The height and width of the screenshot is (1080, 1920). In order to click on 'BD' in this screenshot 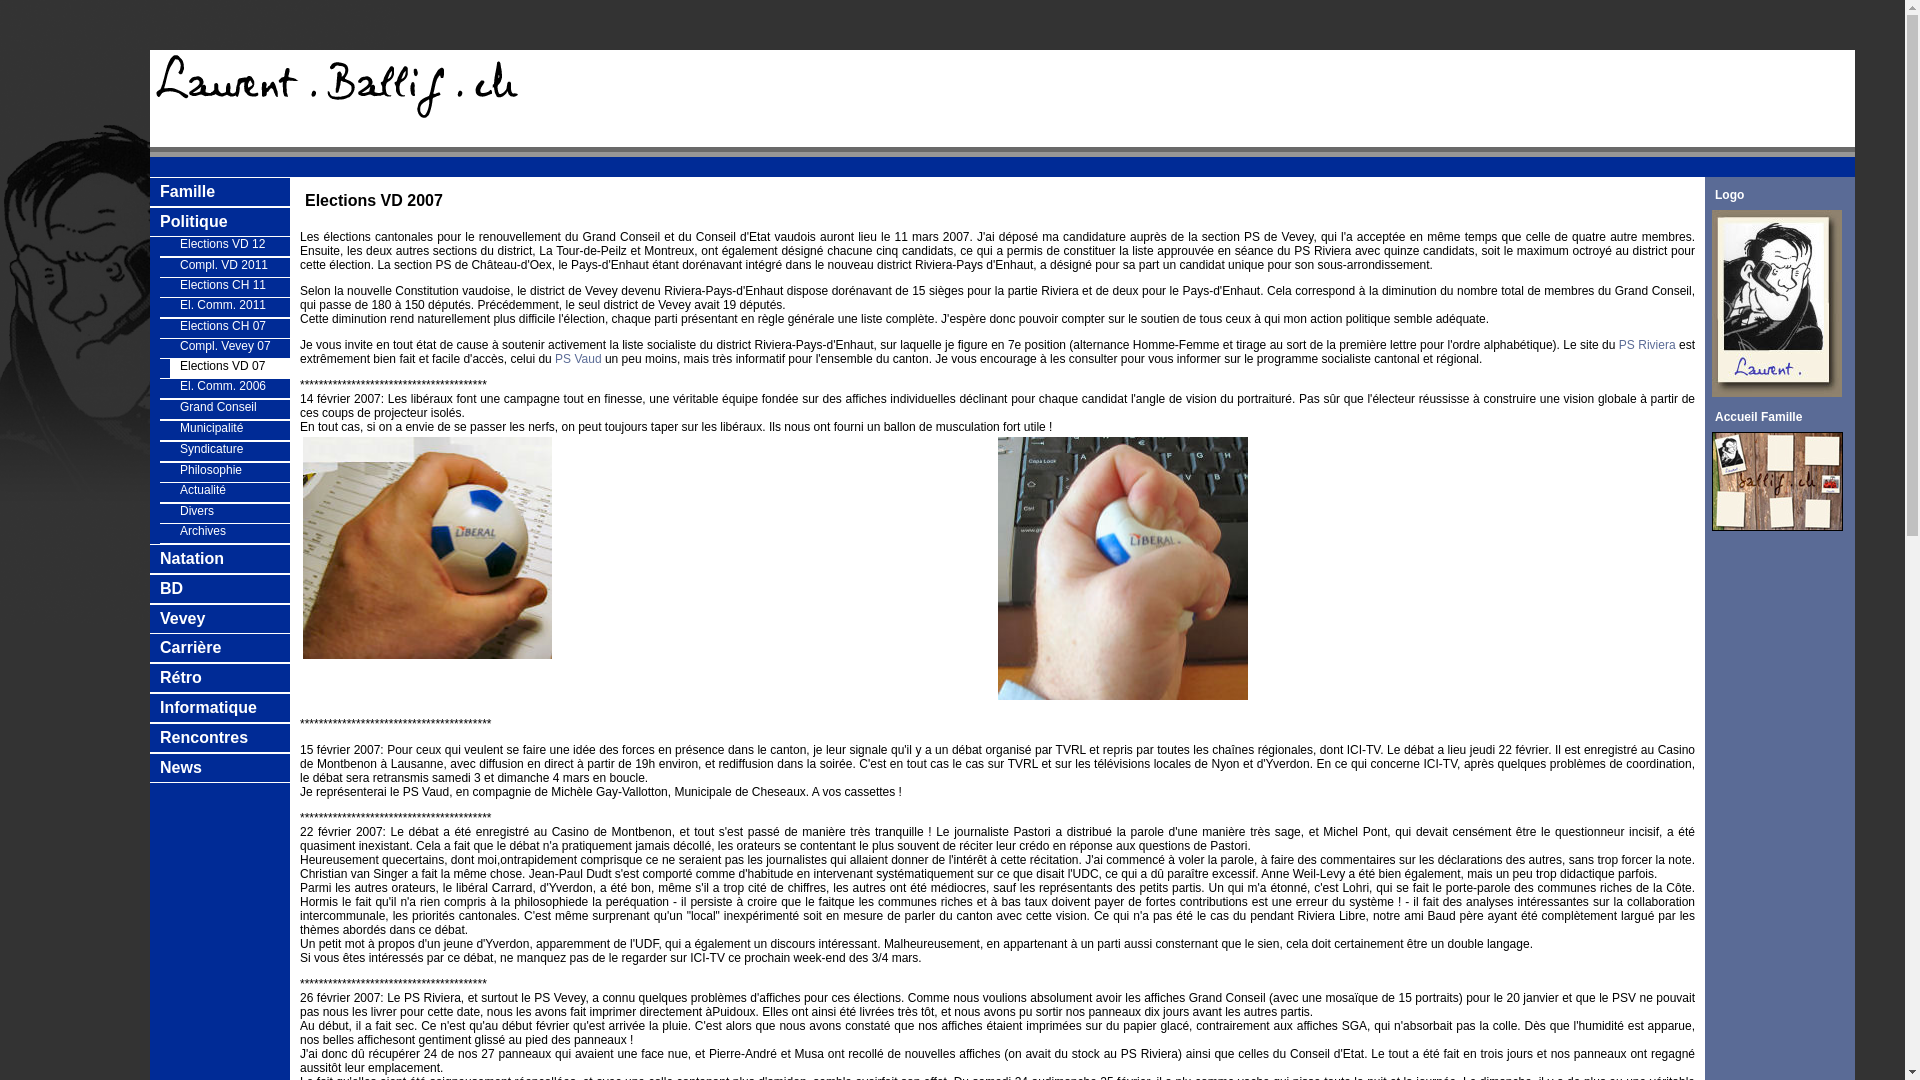, I will do `click(225, 588)`.